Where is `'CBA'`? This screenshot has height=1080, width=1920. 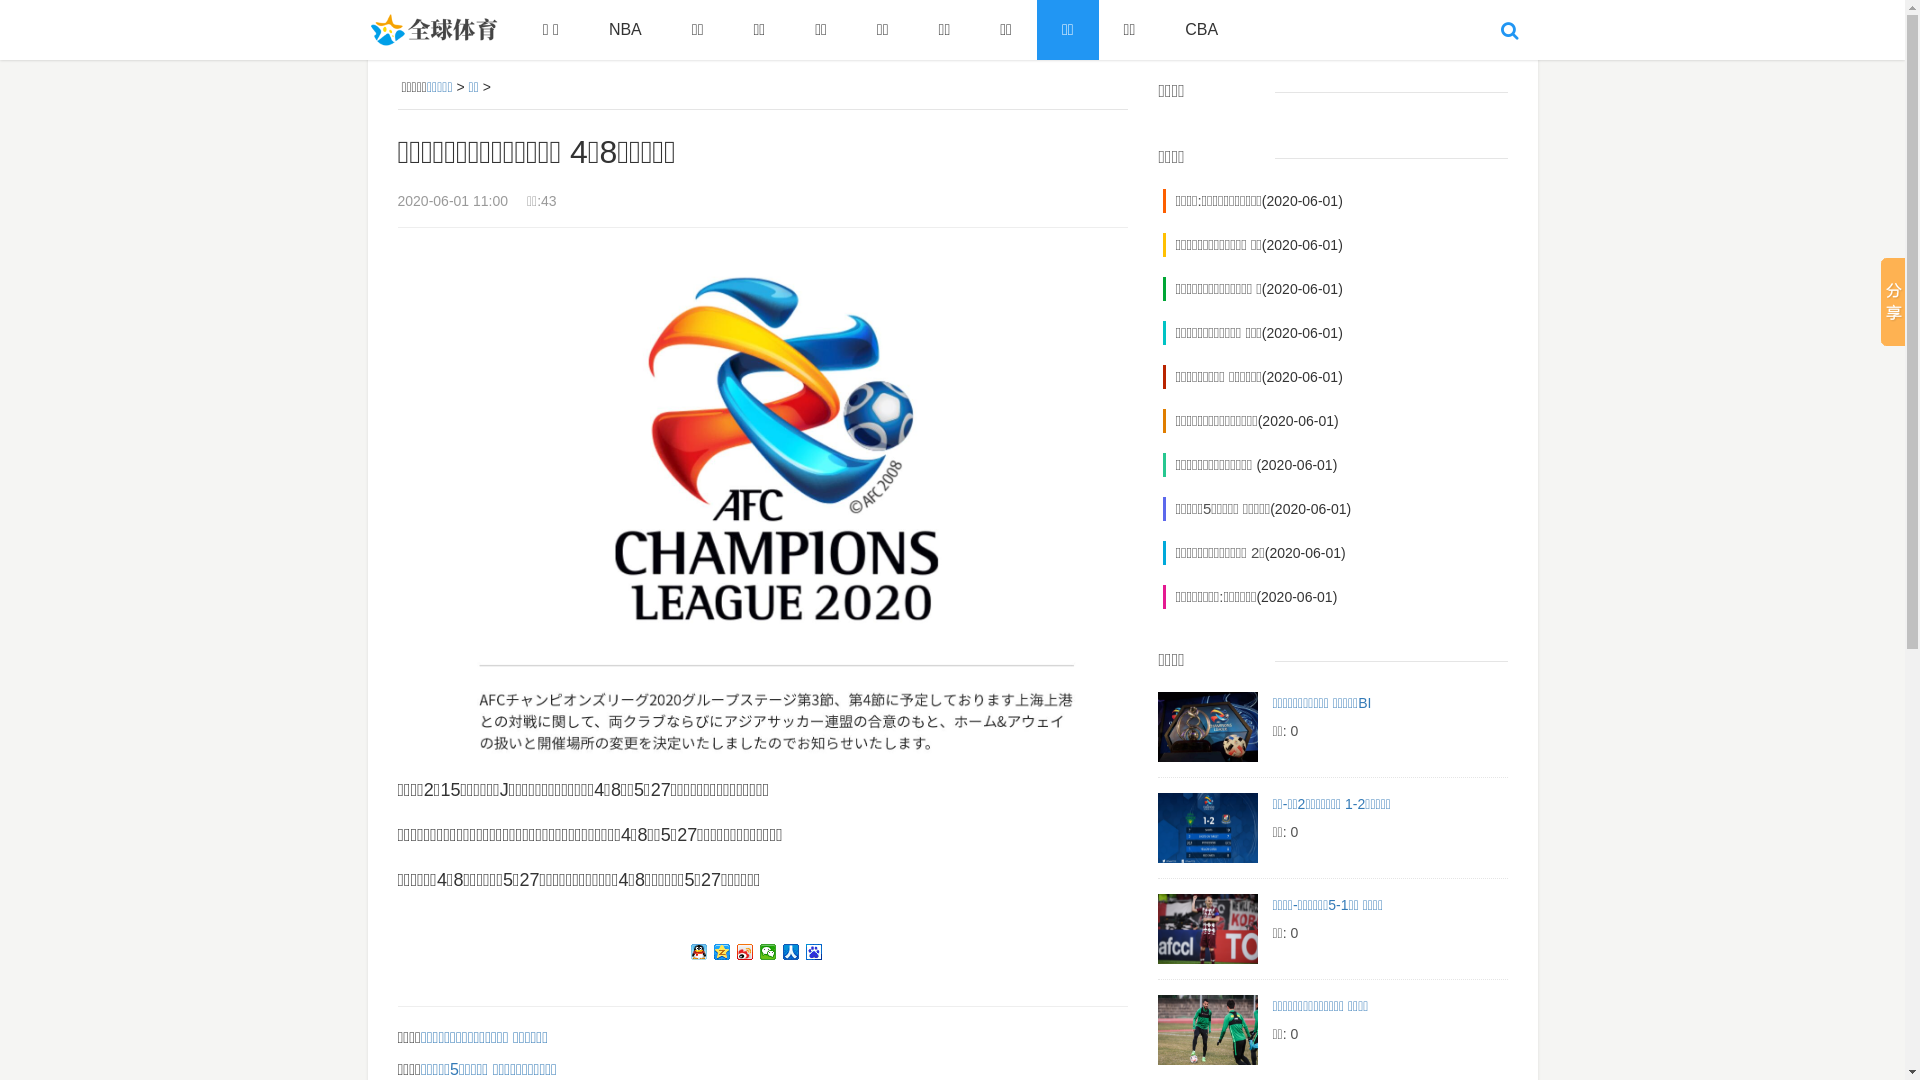
'CBA' is located at coordinates (1200, 30).